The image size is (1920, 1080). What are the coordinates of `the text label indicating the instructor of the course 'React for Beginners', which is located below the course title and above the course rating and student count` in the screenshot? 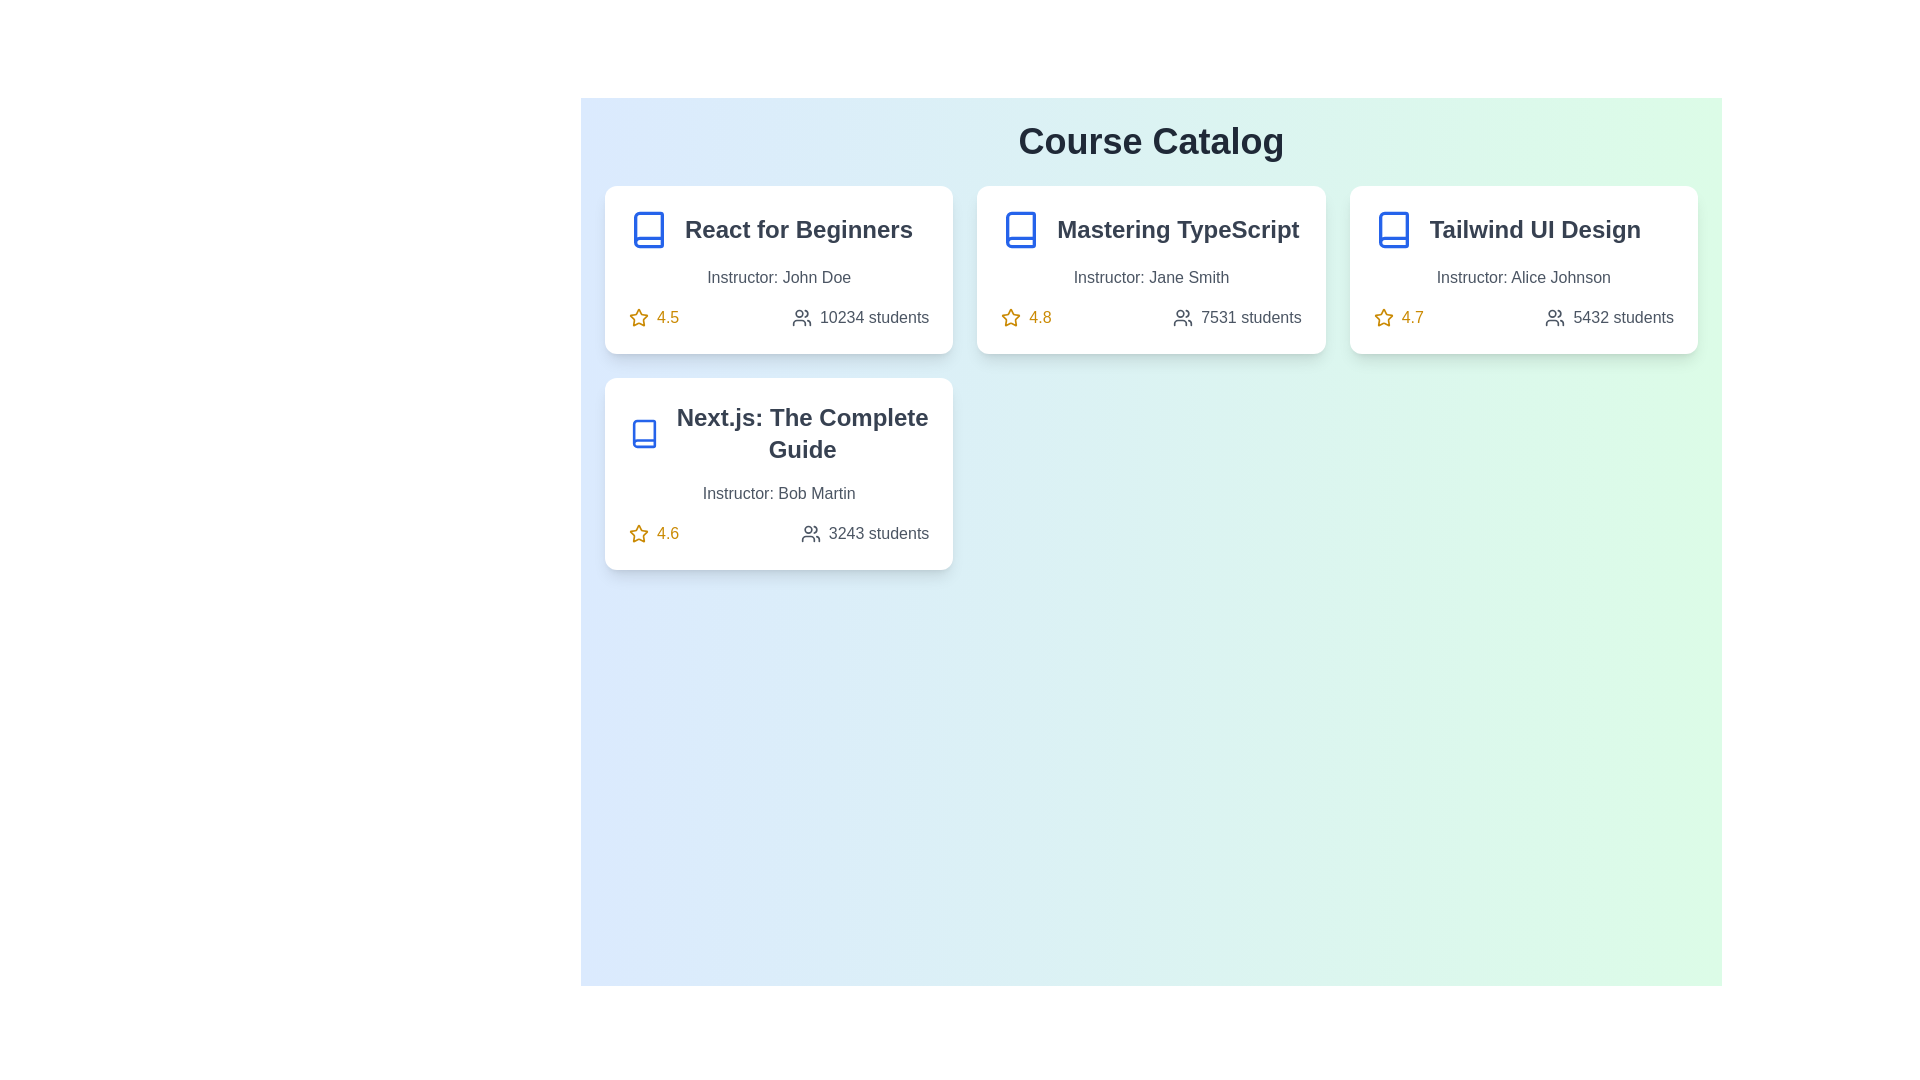 It's located at (778, 277).